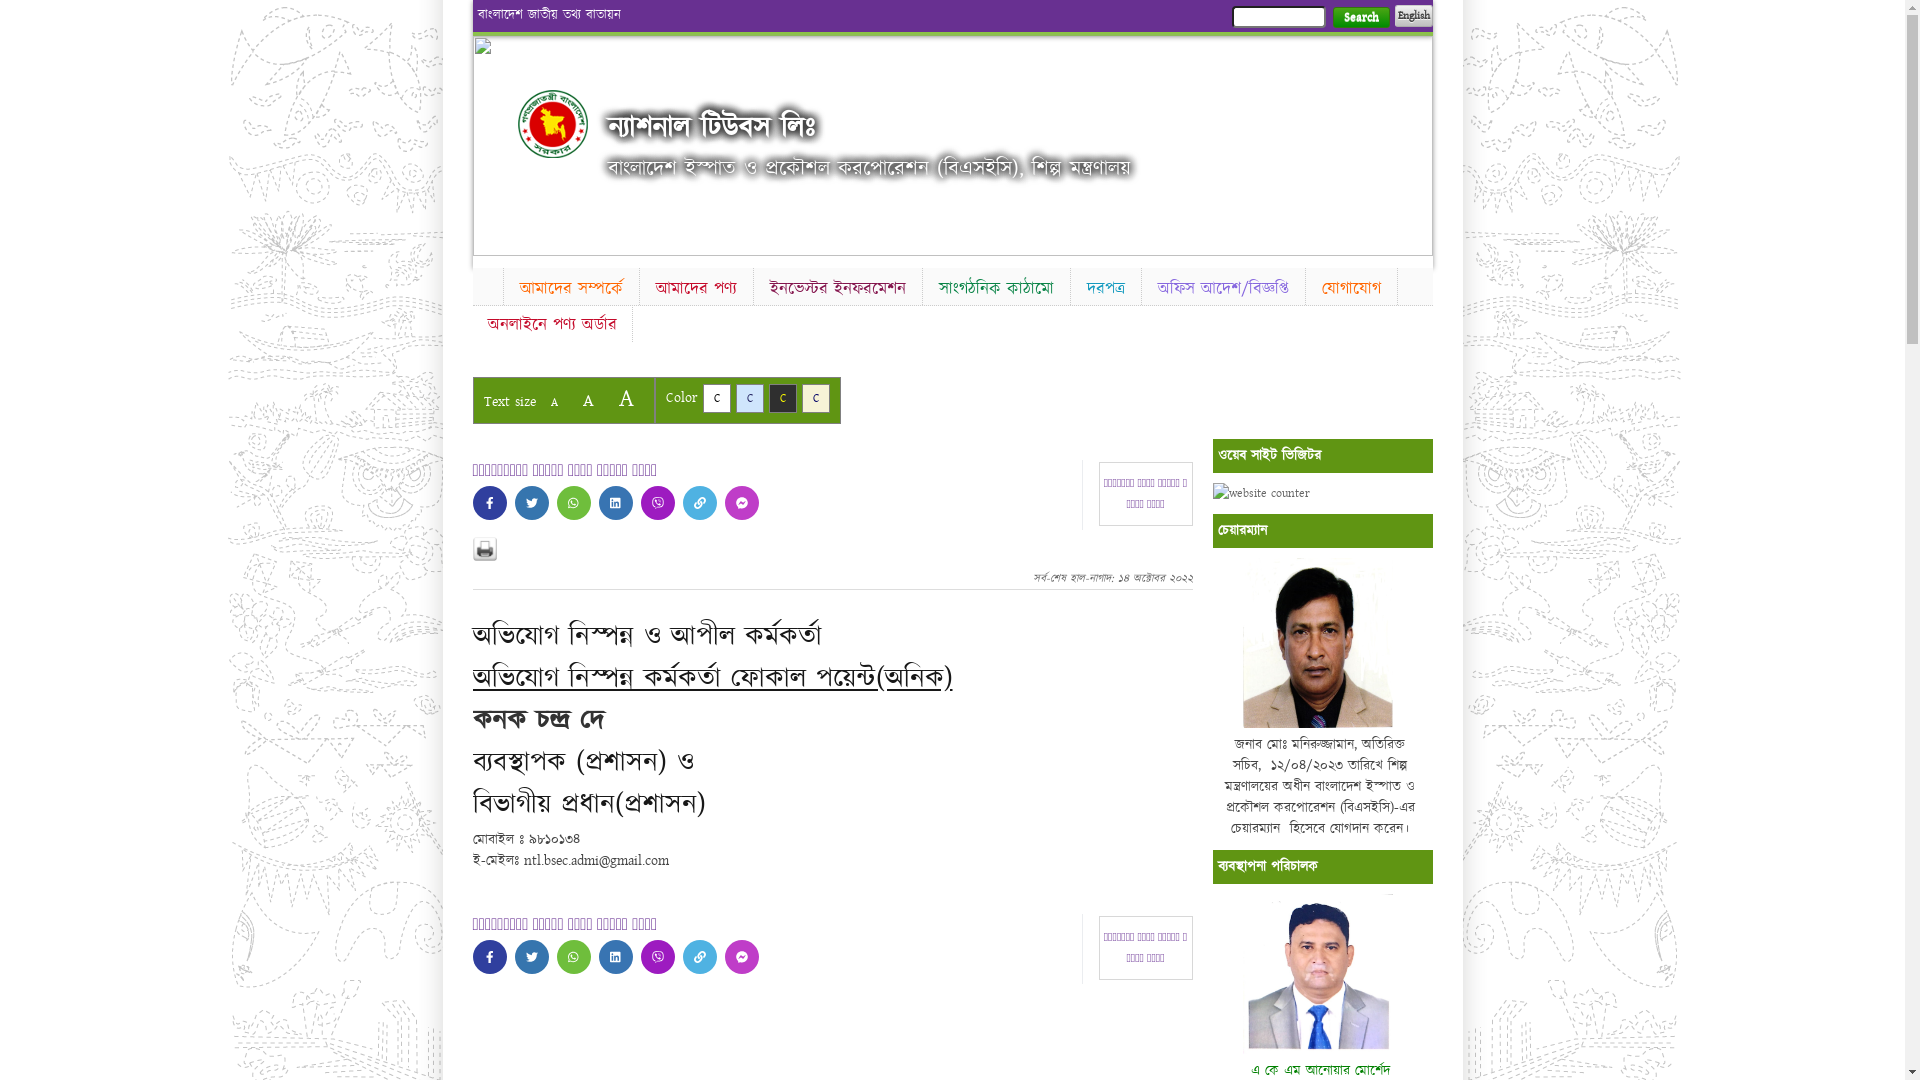 The height and width of the screenshot is (1080, 1920). I want to click on 'C', so click(748, 398).